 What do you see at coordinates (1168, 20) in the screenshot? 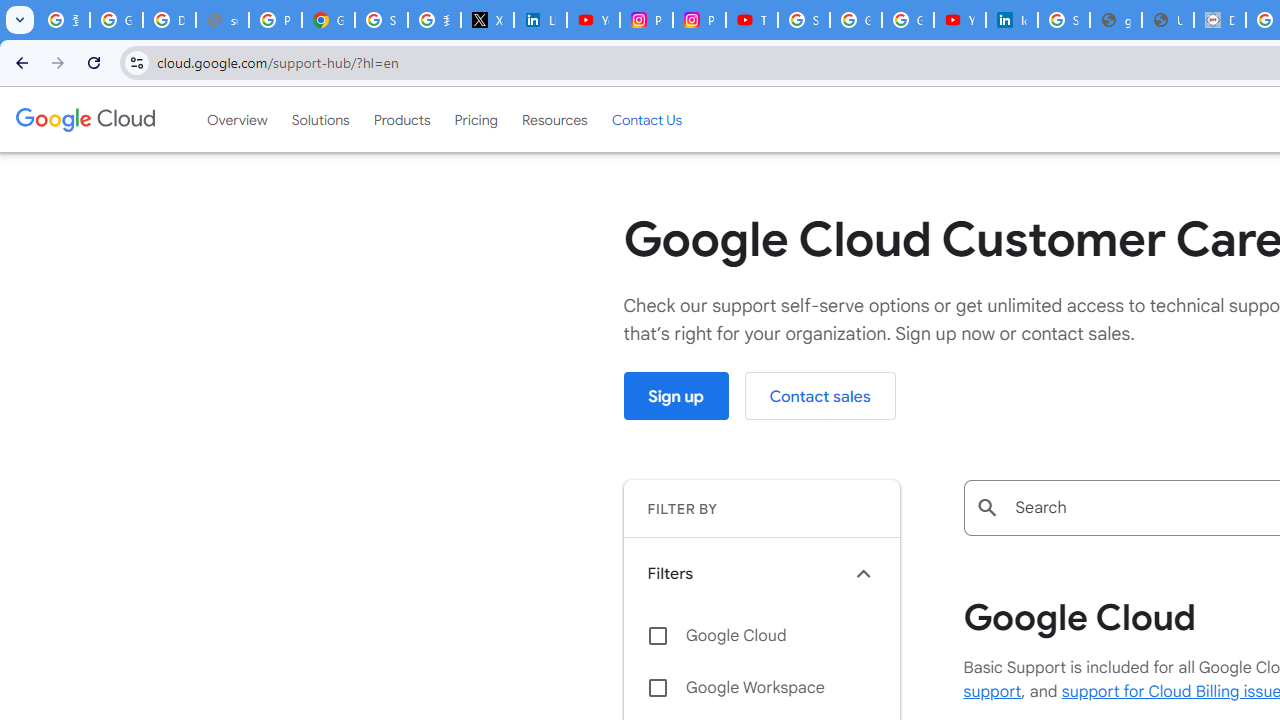
I see `'User Details'` at bounding box center [1168, 20].